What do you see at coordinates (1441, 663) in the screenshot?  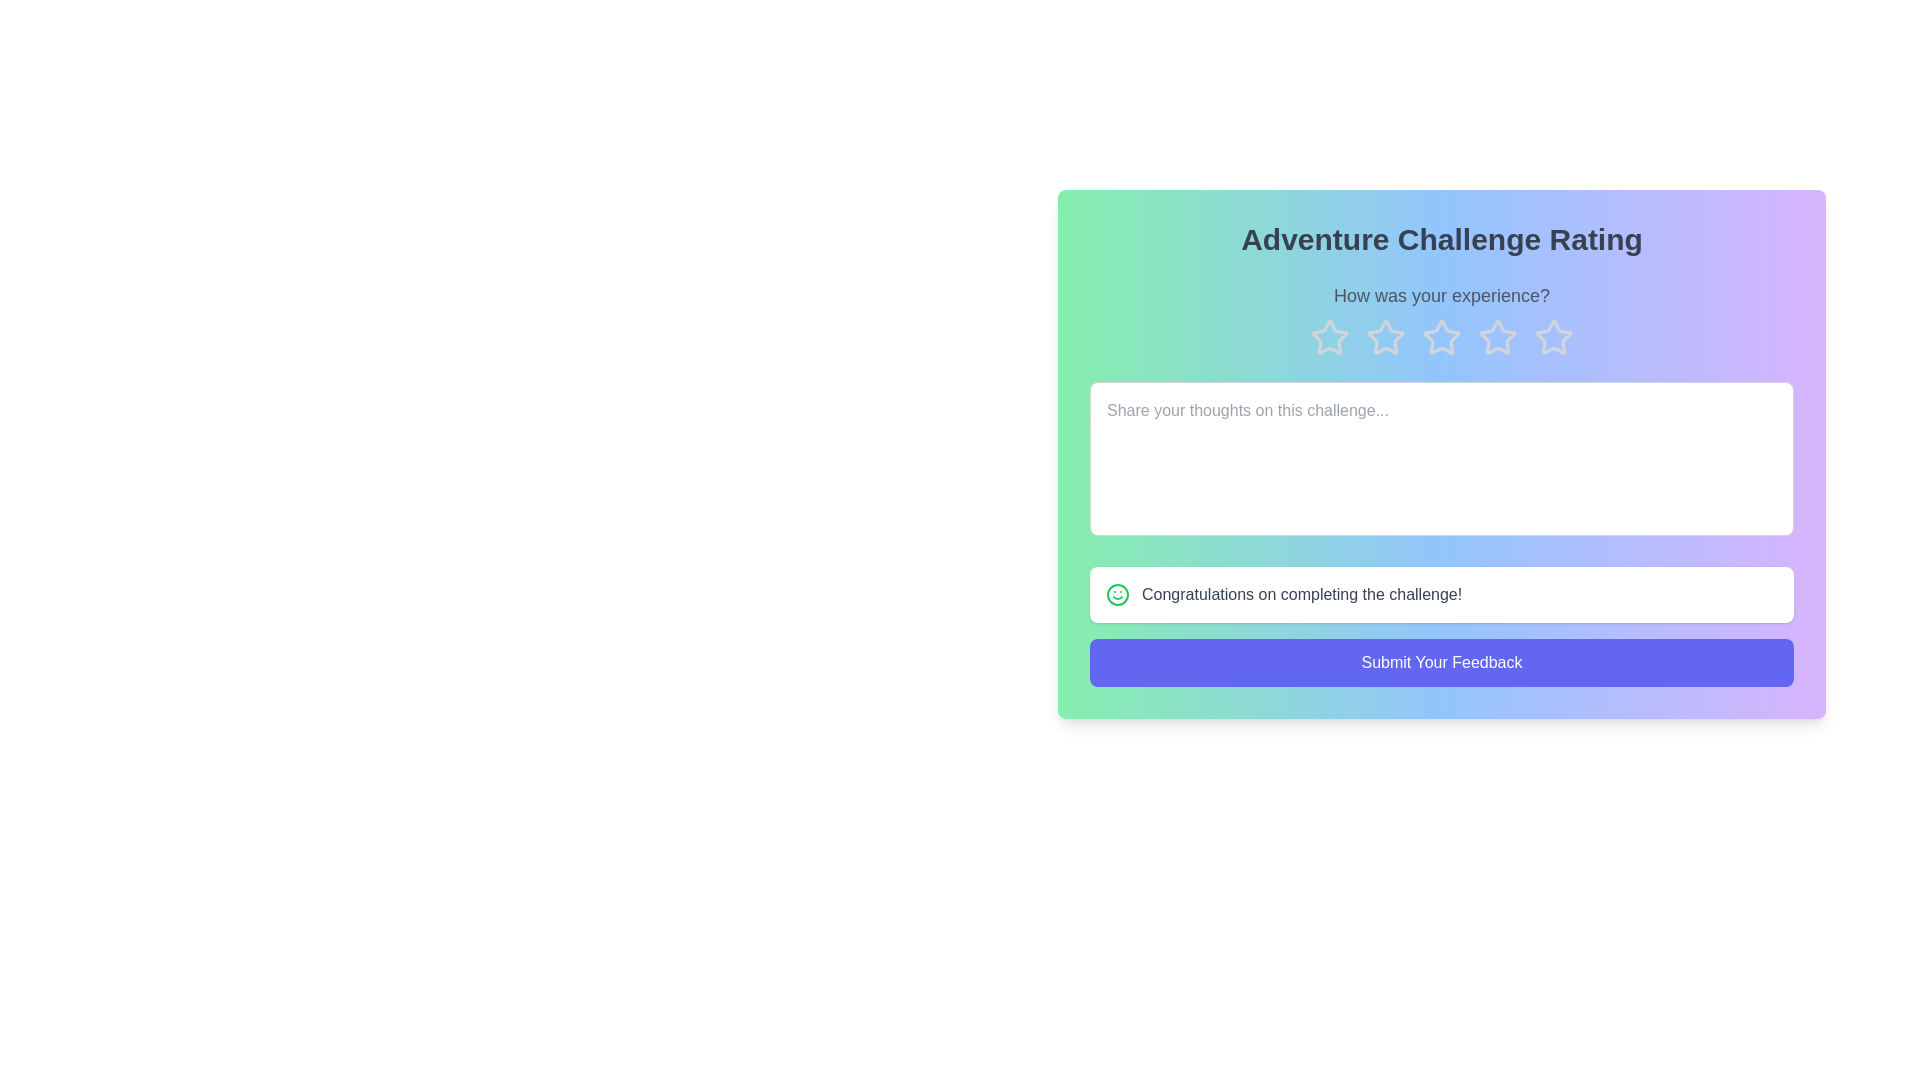 I see `the 'Submit Your Feedback' button, which is a vibrant indigo button with rounded corners located at the bottom of the feedback form` at bounding box center [1441, 663].